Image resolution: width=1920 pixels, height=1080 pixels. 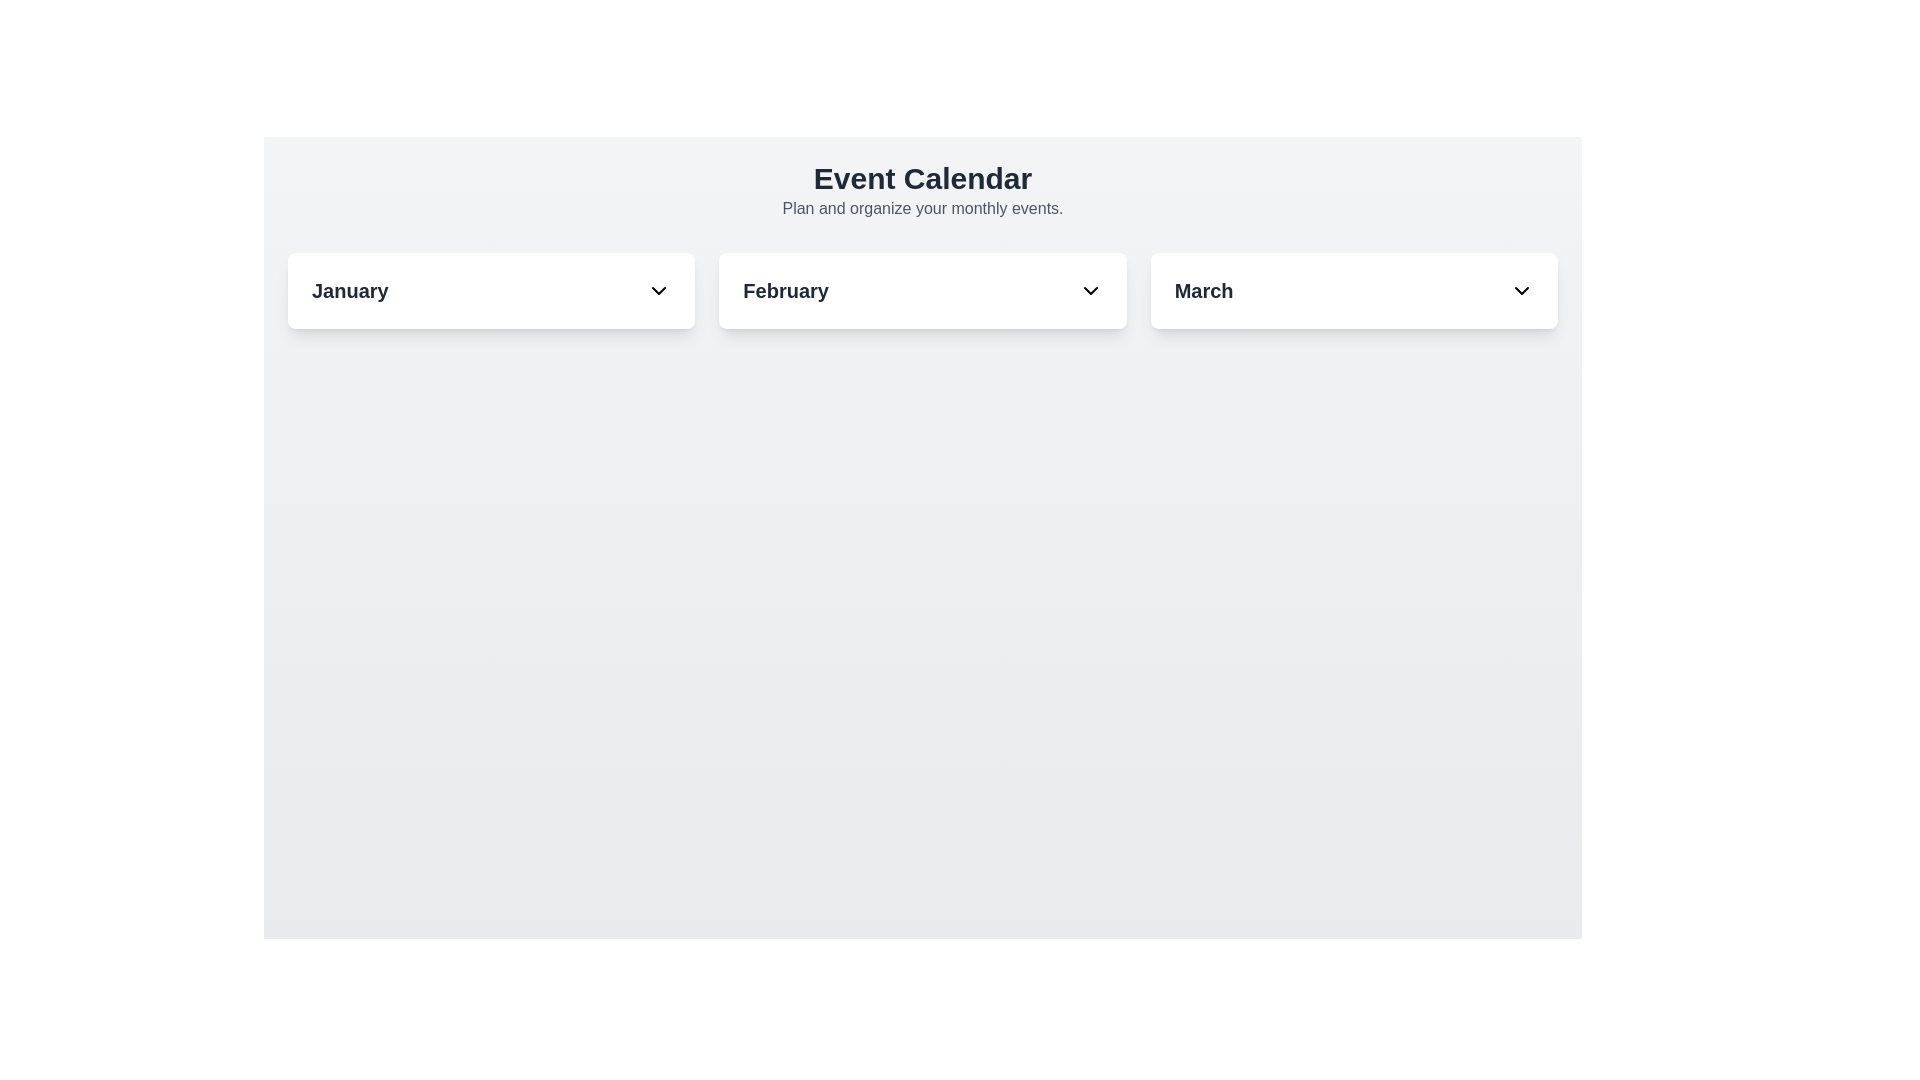 I want to click on the dropdown menu for selecting the month 'February', so click(x=921, y=290).